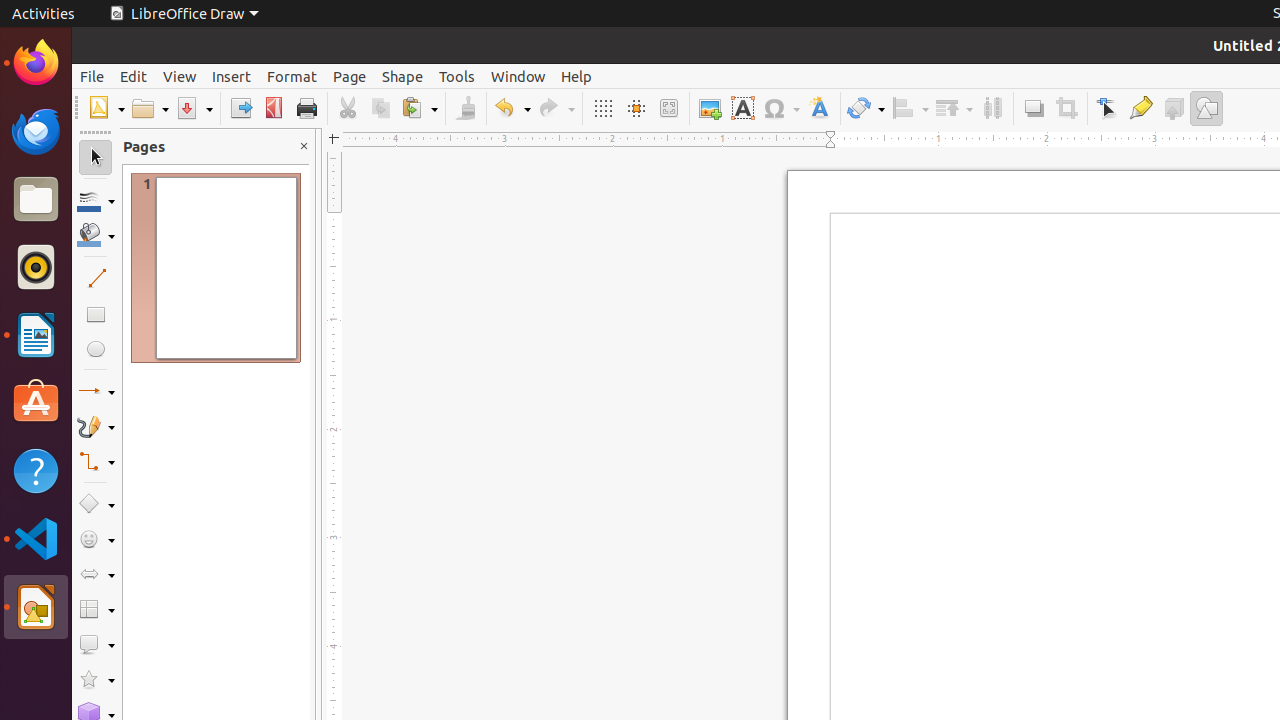 The width and height of the screenshot is (1280, 720). What do you see at coordinates (518, 75) in the screenshot?
I see `'Window'` at bounding box center [518, 75].